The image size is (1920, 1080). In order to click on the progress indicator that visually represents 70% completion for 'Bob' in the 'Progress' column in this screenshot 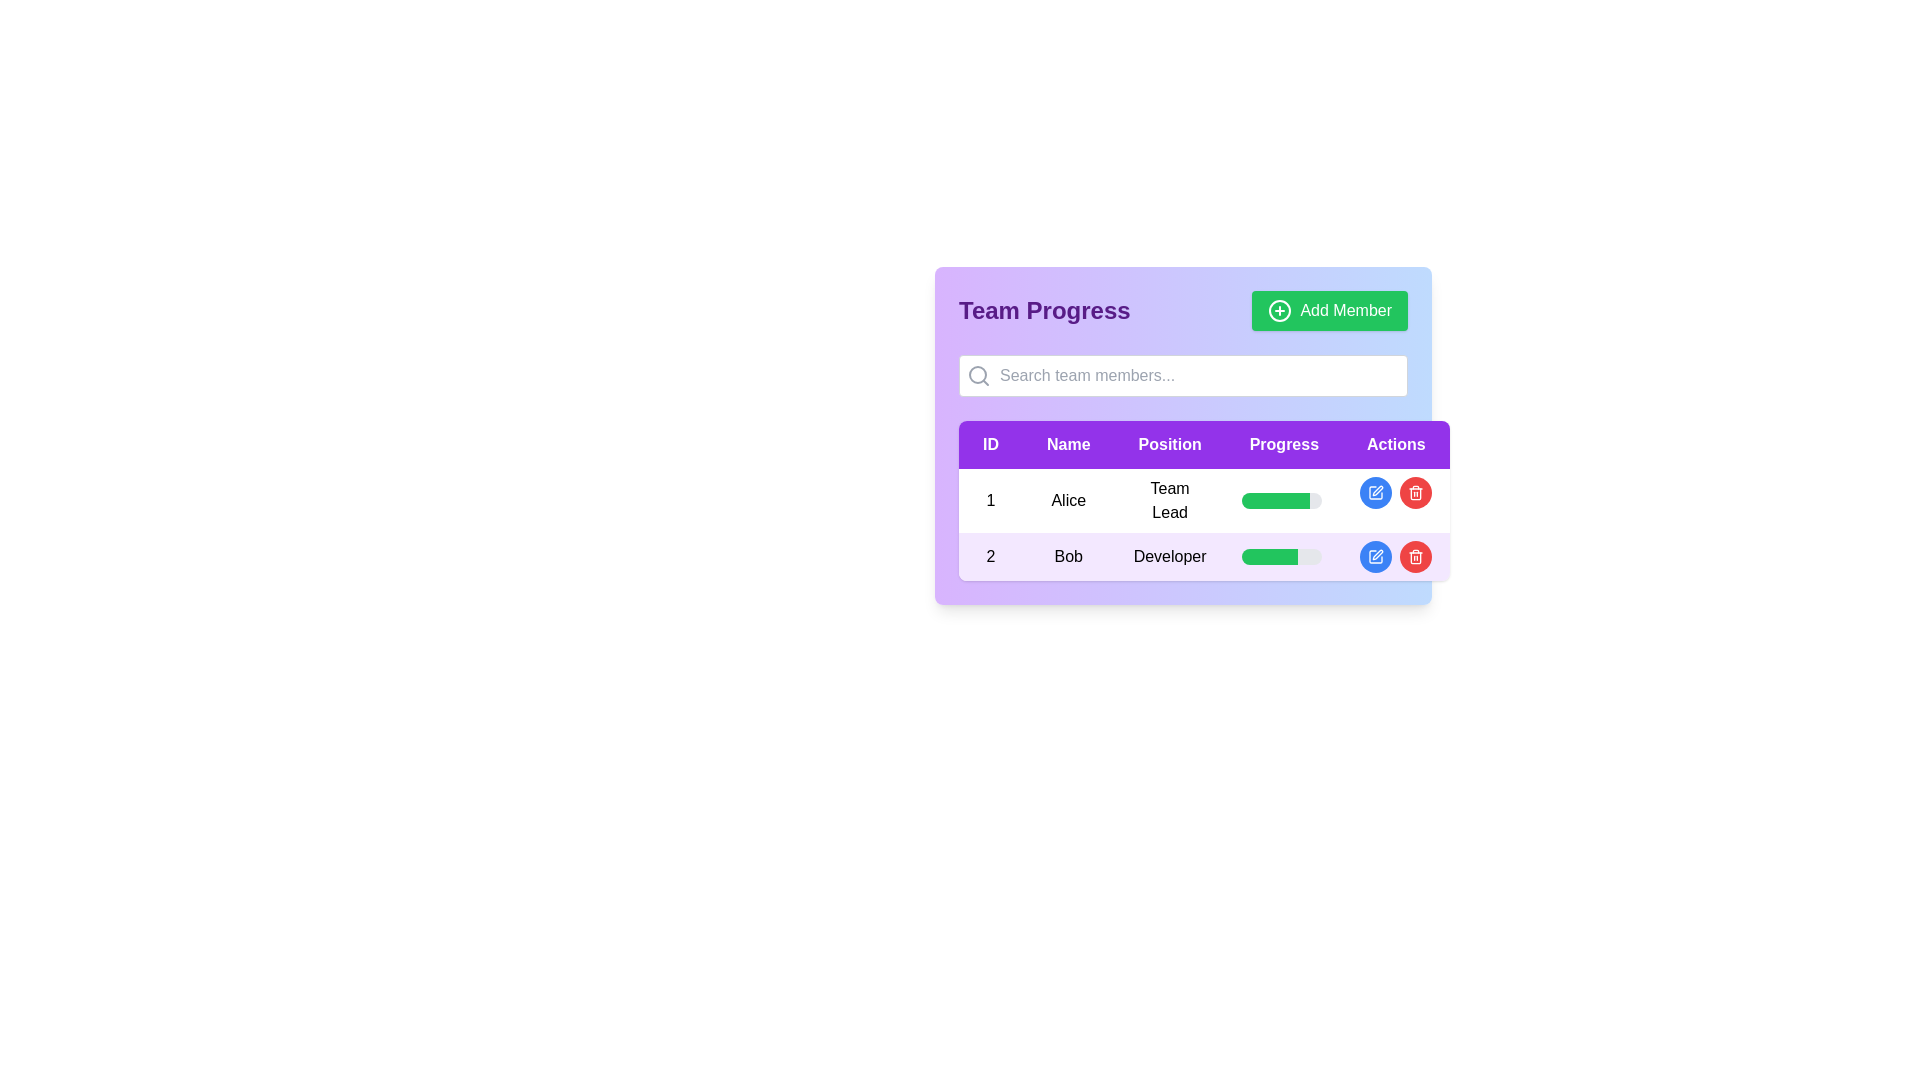, I will do `click(1268, 556)`.